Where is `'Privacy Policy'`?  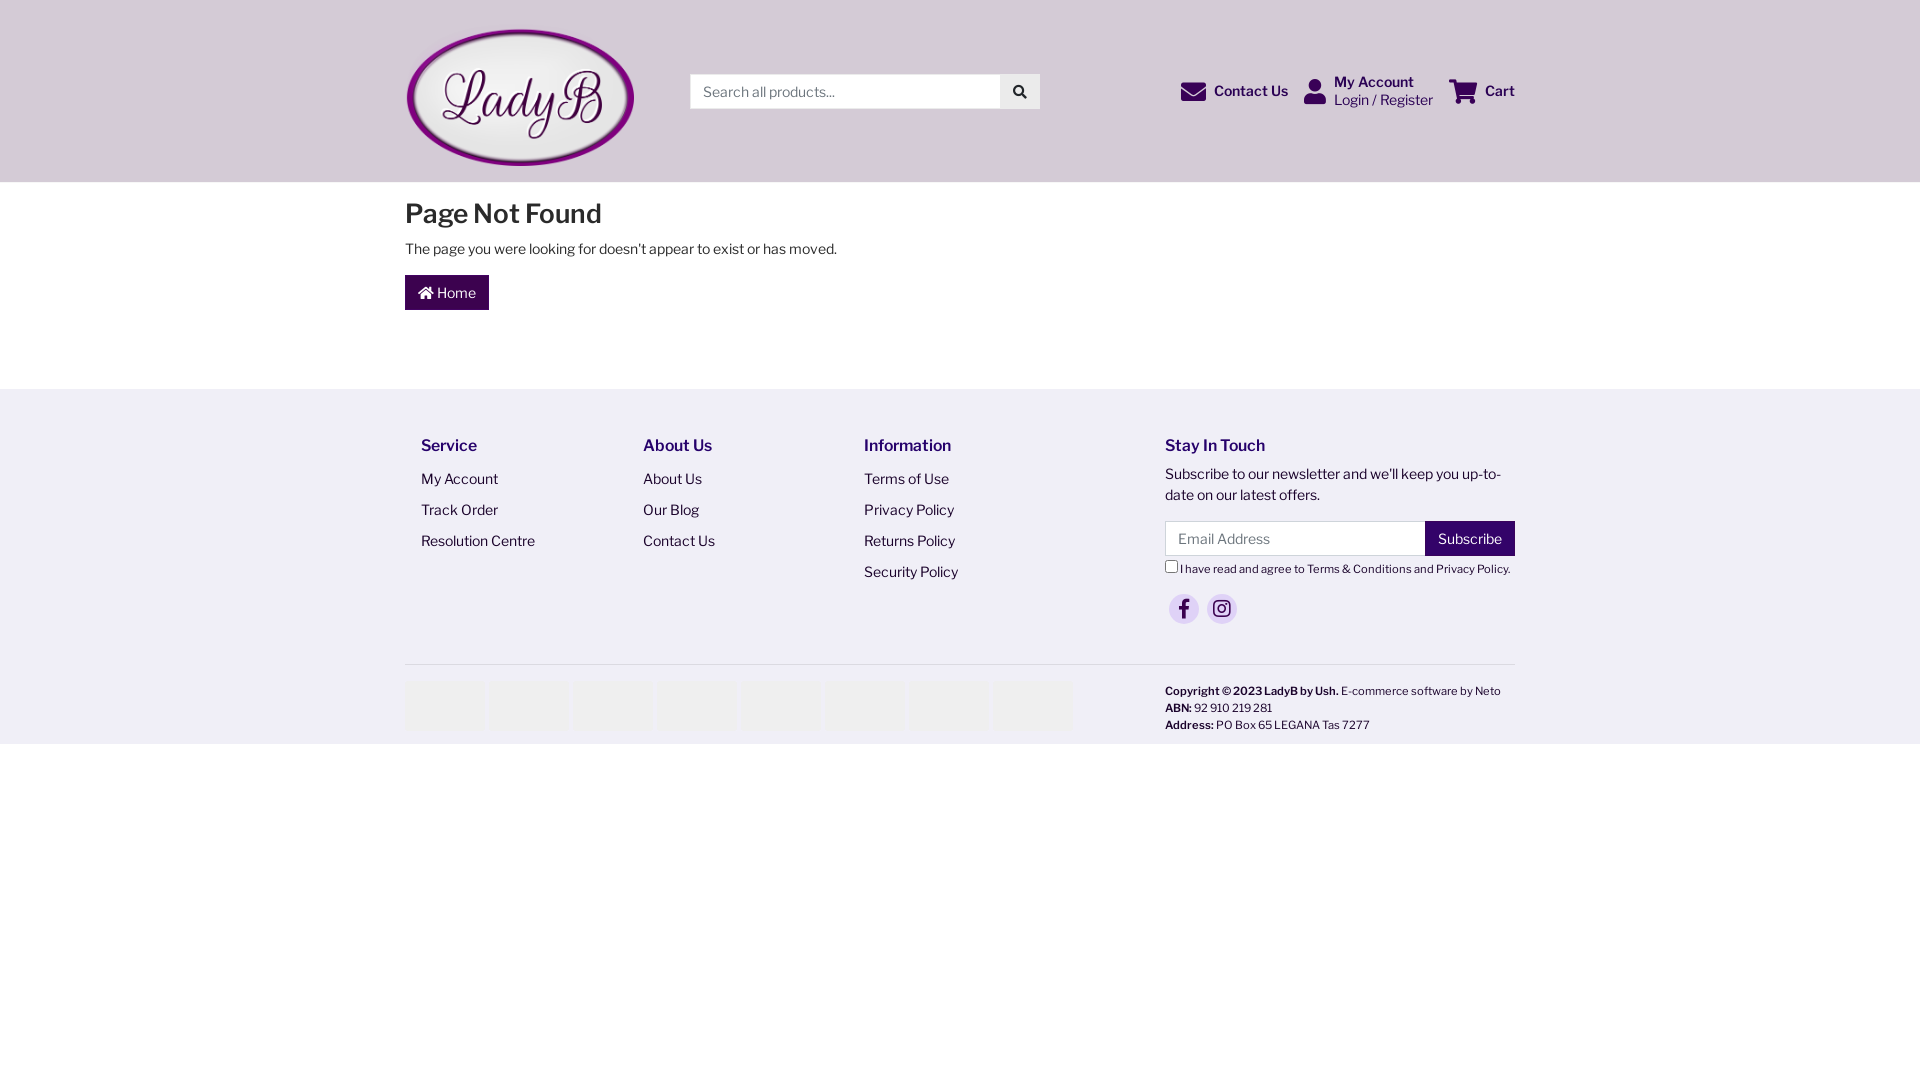
'Privacy Policy' is located at coordinates (1472, 569).